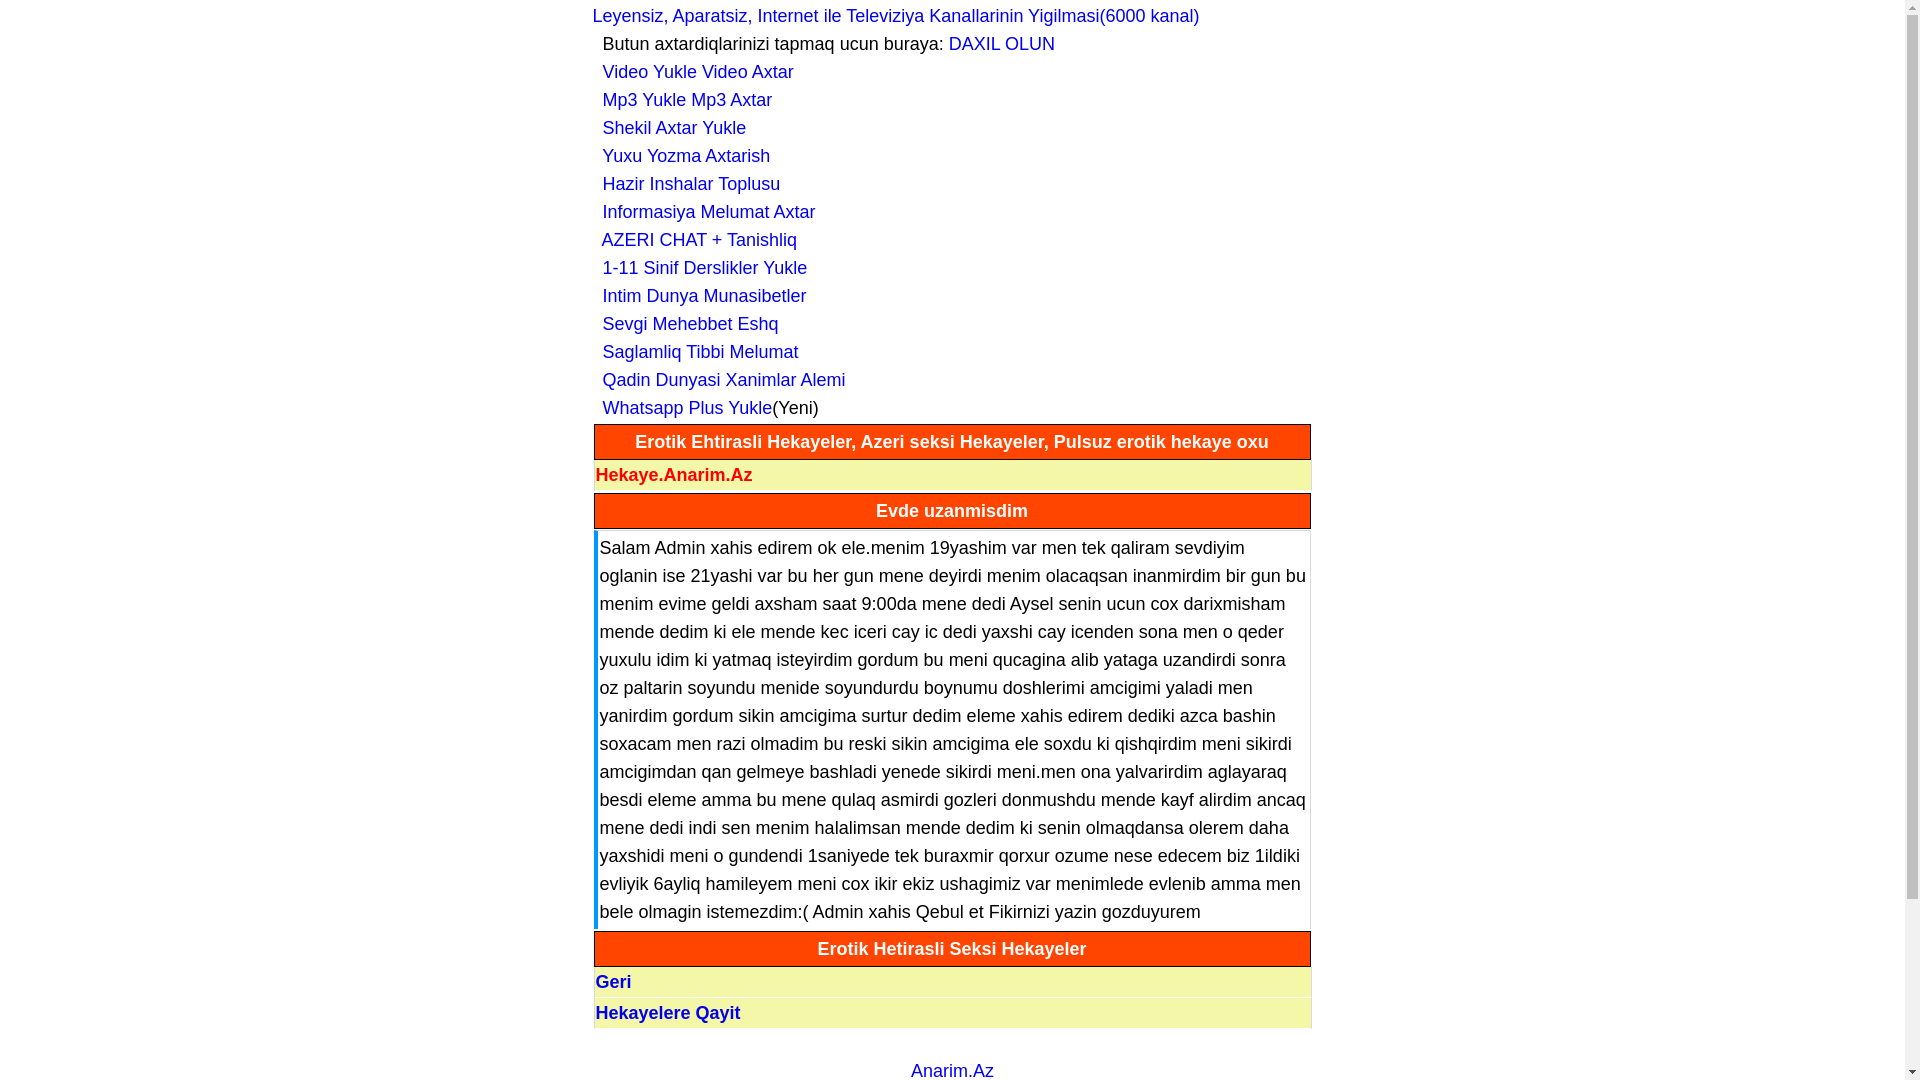 This screenshot has width=1920, height=1080. I want to click on '  Hazir Inshalar Toplusu', so click(590, 184).